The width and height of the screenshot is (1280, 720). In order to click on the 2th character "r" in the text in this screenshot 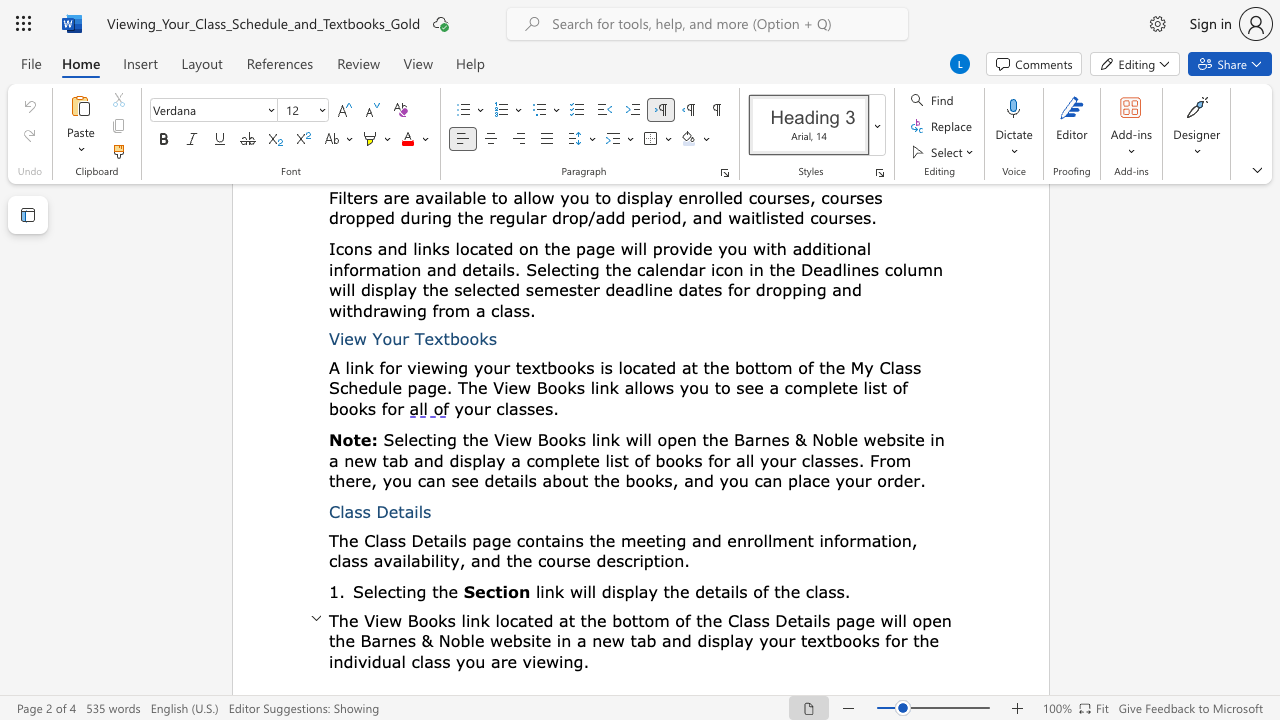, I will do `click(852, 540)`.